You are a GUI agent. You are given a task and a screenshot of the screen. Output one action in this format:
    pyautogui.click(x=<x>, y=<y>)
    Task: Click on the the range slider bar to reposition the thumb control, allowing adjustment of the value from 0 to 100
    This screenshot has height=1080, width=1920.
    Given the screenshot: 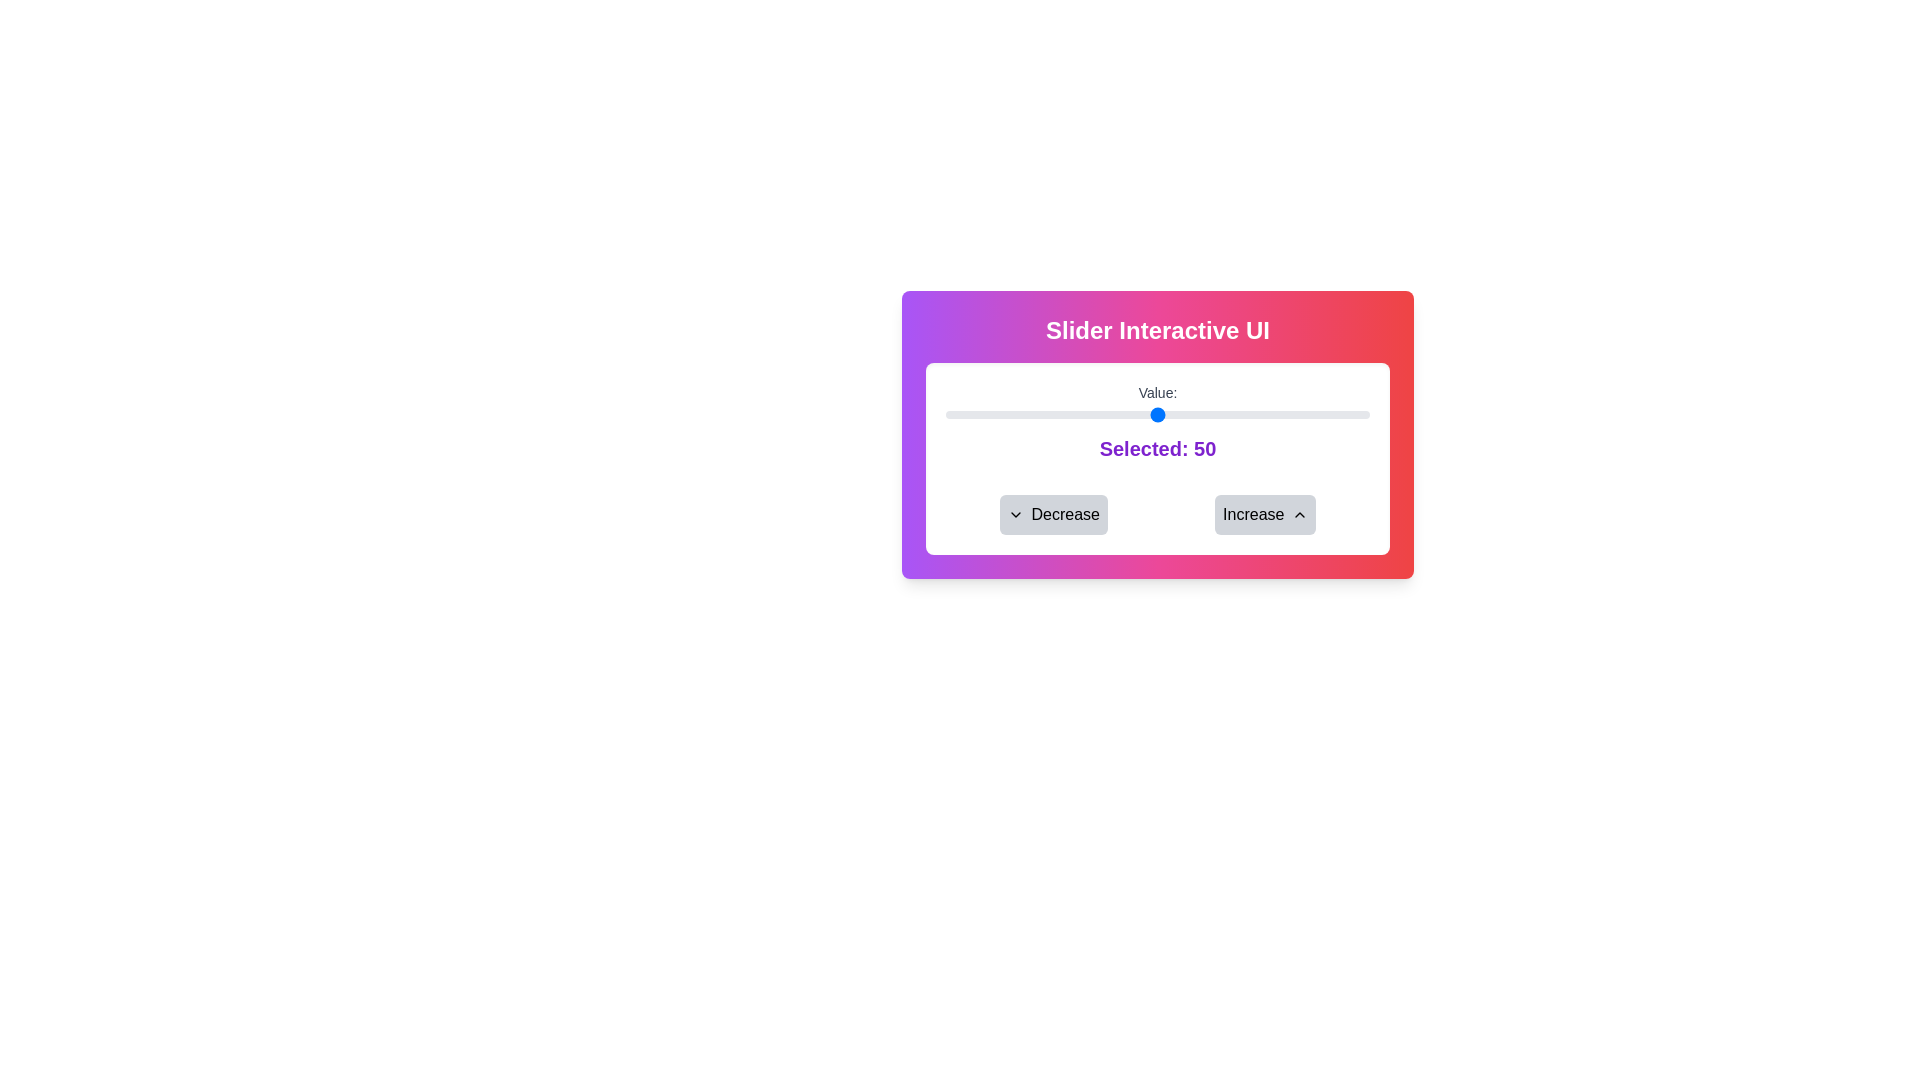 What is the action you would take?
    pyautogui.click(x=1157, y=414)
    